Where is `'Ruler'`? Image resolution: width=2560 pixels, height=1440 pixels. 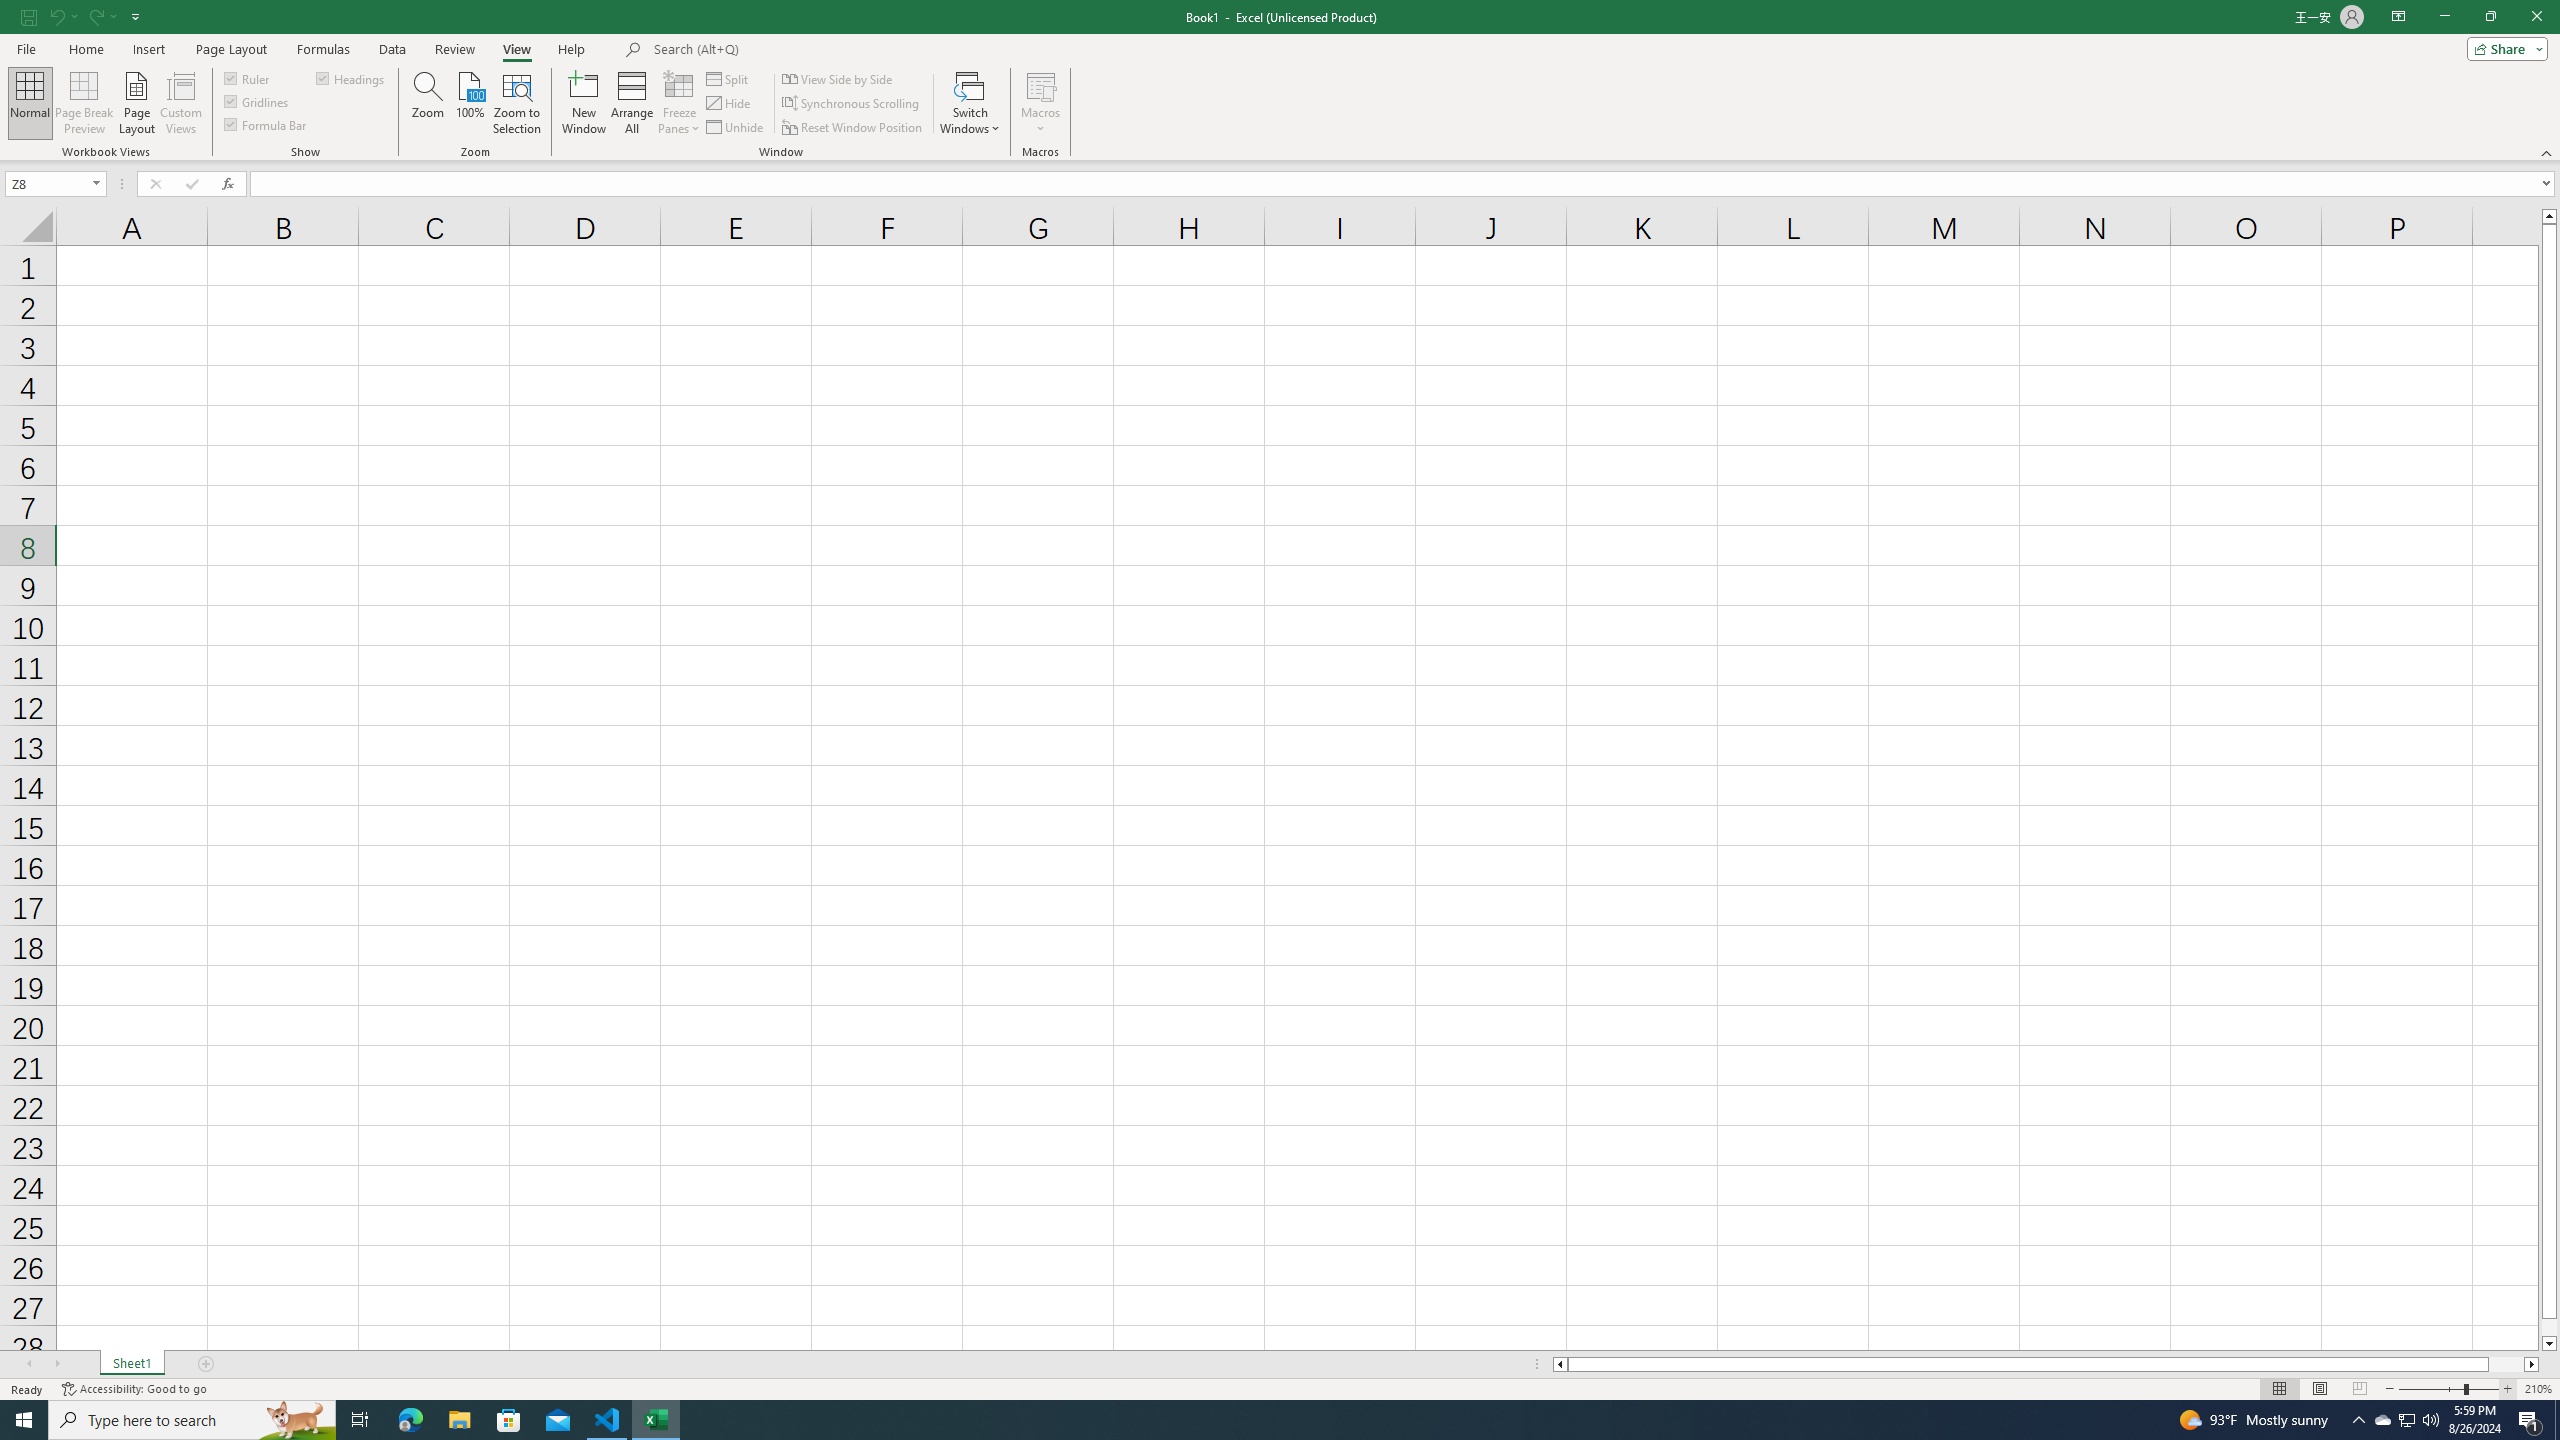 'Ruler' is located at coordinates (248, 77).